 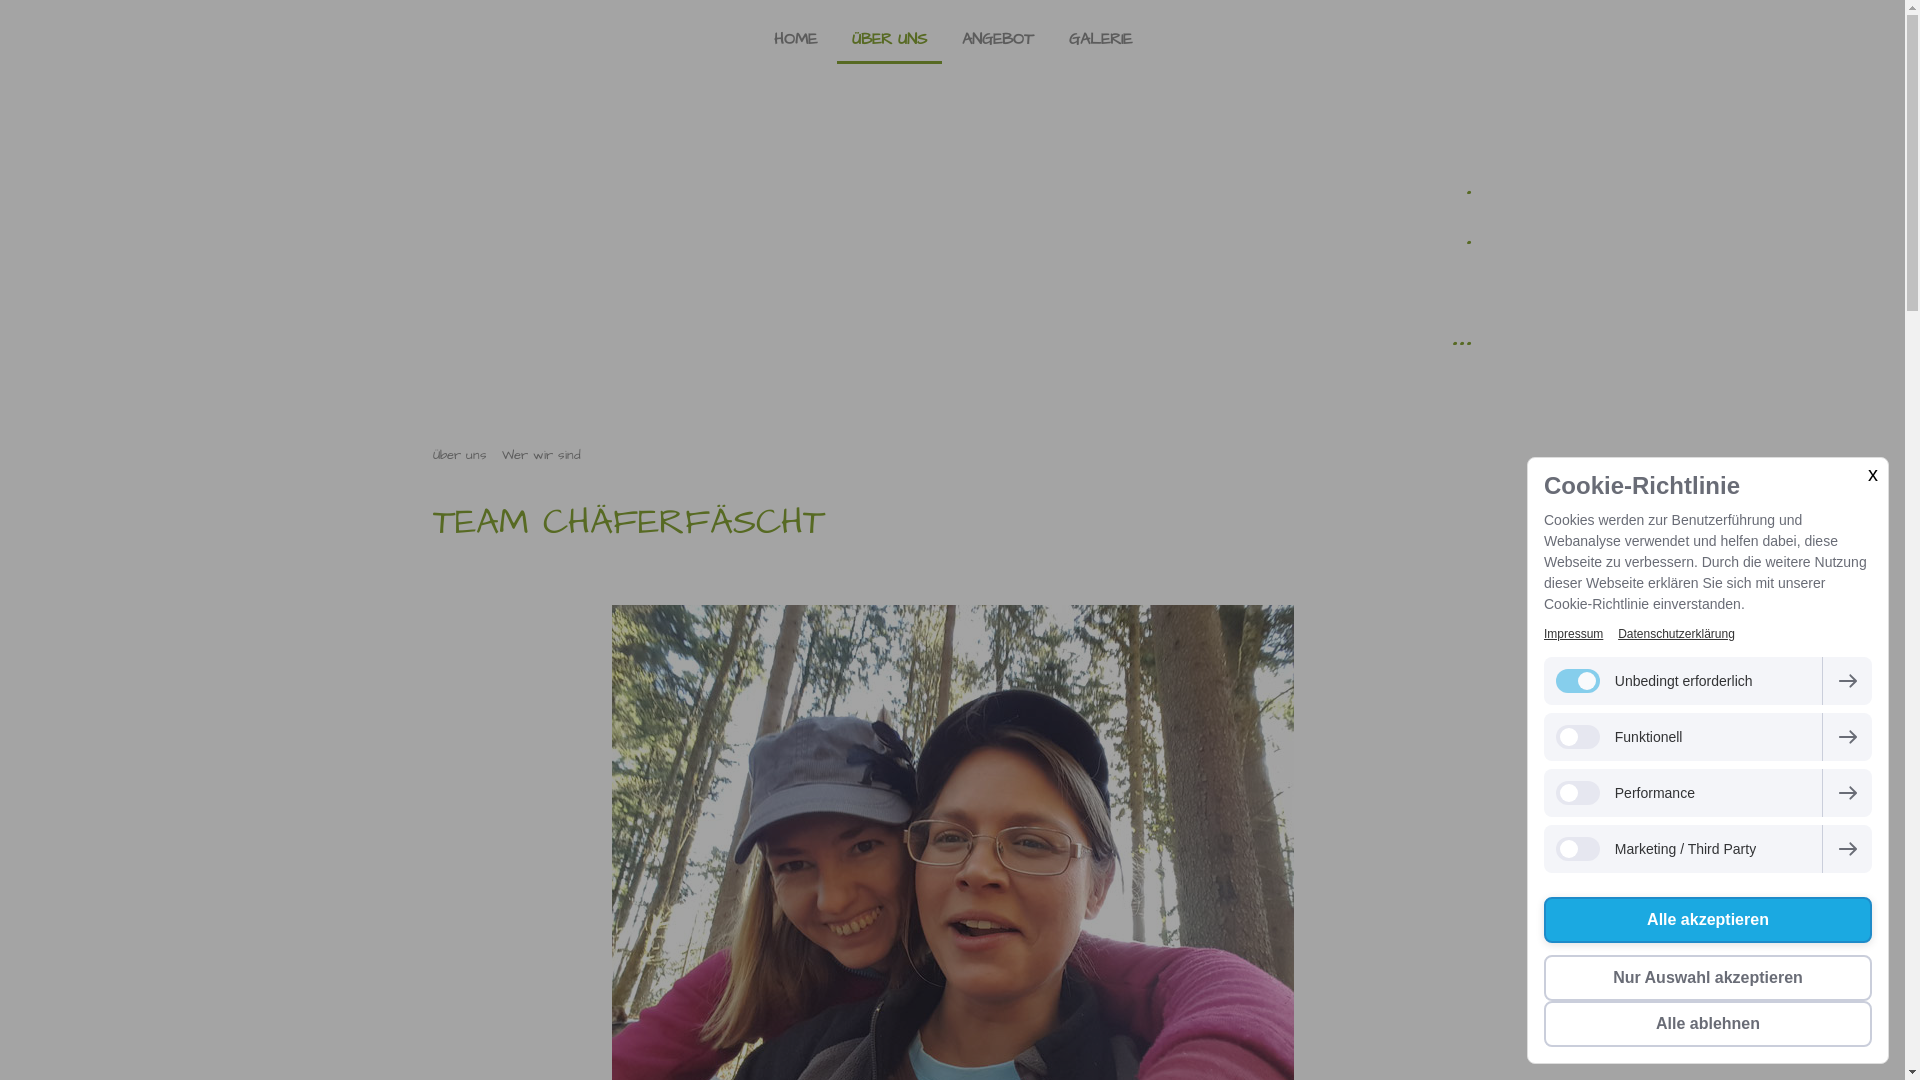 What do you see at coordinates (793, 39) in the screenshot?
I see `'HOME'` at bounding box center [793, 39].